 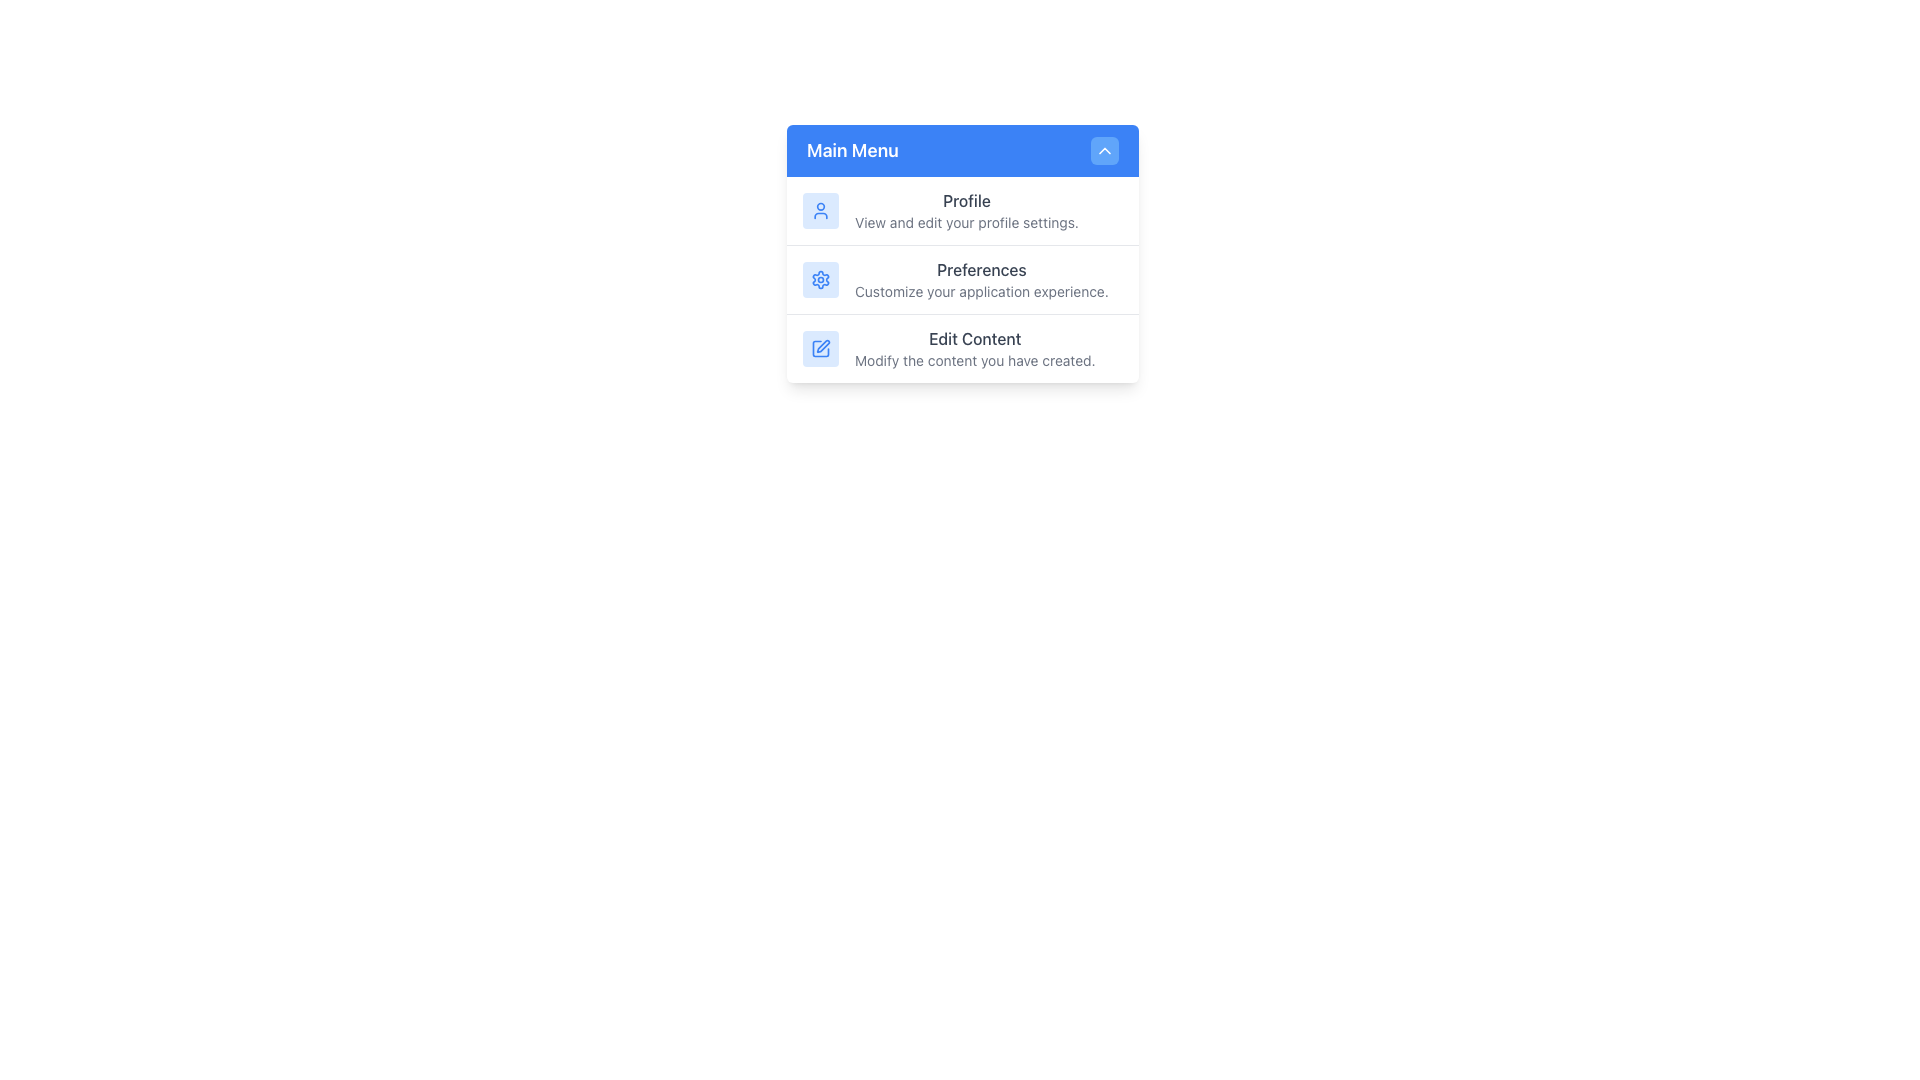 What do you see at coordinates (963, 347) in the screenshot?
I see `the 'Edit Content' menu item in the dropdown list` at bounding box center [963, 347].